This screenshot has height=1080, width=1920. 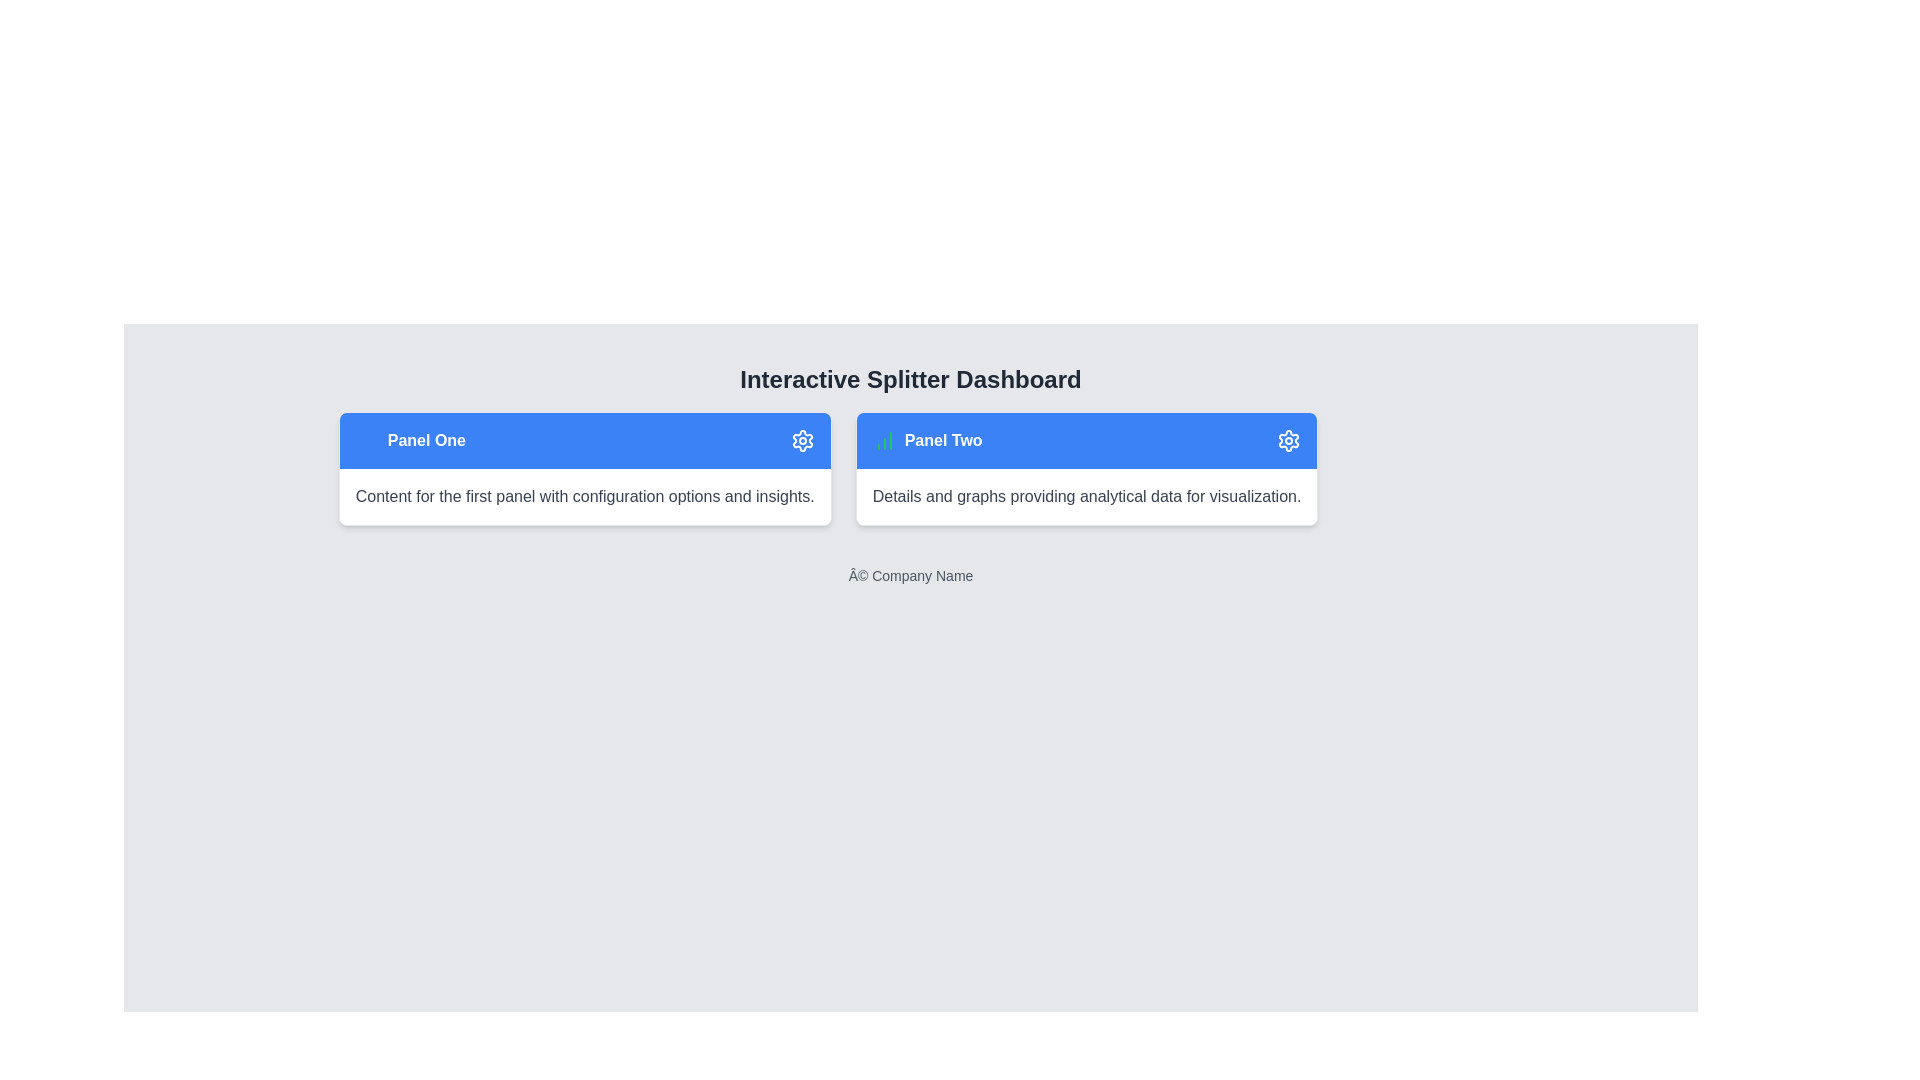 What do you see at coordinates (584, 496) in the screenshot?
I see `text content from the text block displaying 'Content for the first panel with configuration options and insights.' located beneath the title 'Panel One.'` at bounding box center [584, 496].